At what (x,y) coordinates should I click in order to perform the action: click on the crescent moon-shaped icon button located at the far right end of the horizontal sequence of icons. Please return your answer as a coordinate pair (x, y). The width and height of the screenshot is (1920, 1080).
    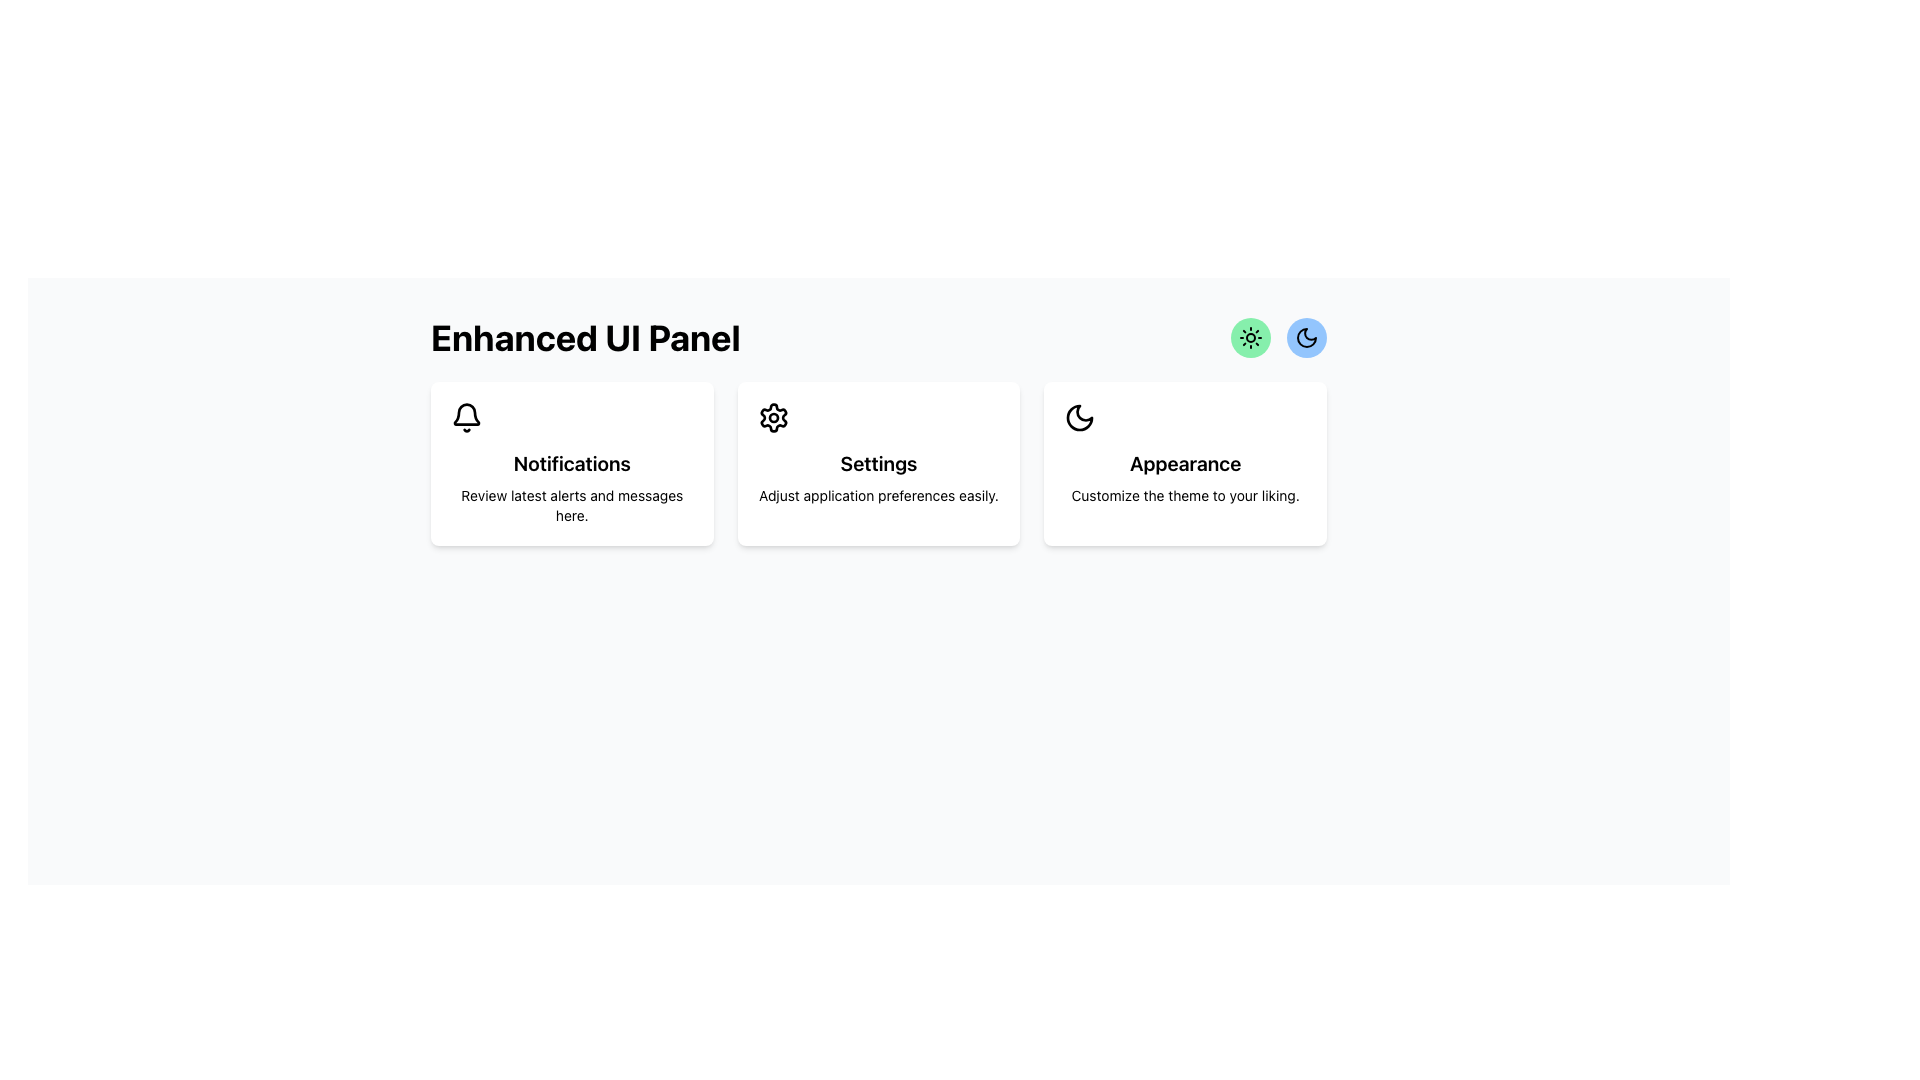
    Looking at the image, I should click on (1306, 337).